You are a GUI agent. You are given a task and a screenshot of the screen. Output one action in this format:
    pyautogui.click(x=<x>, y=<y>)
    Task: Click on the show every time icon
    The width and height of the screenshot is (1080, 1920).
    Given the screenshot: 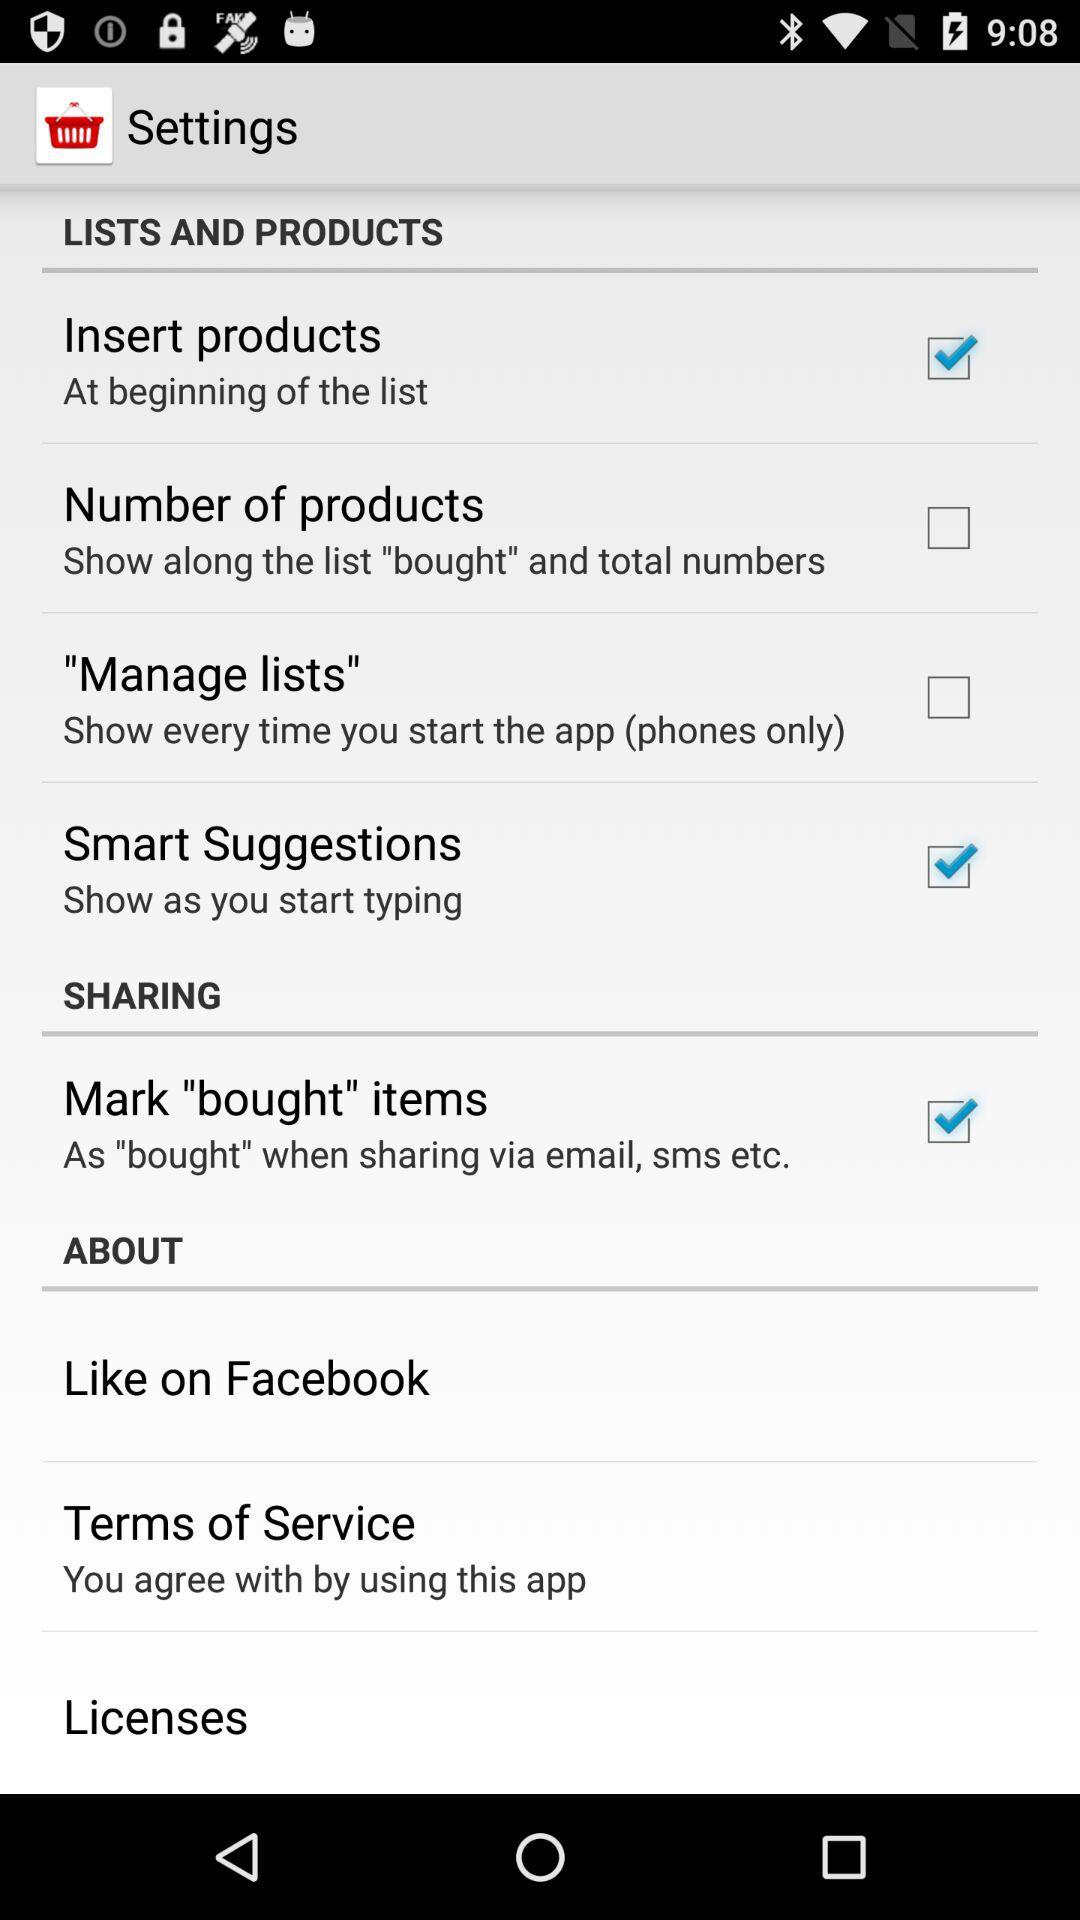 What is the action you would take?
    pyautogui.click(x=454, y=728)
    